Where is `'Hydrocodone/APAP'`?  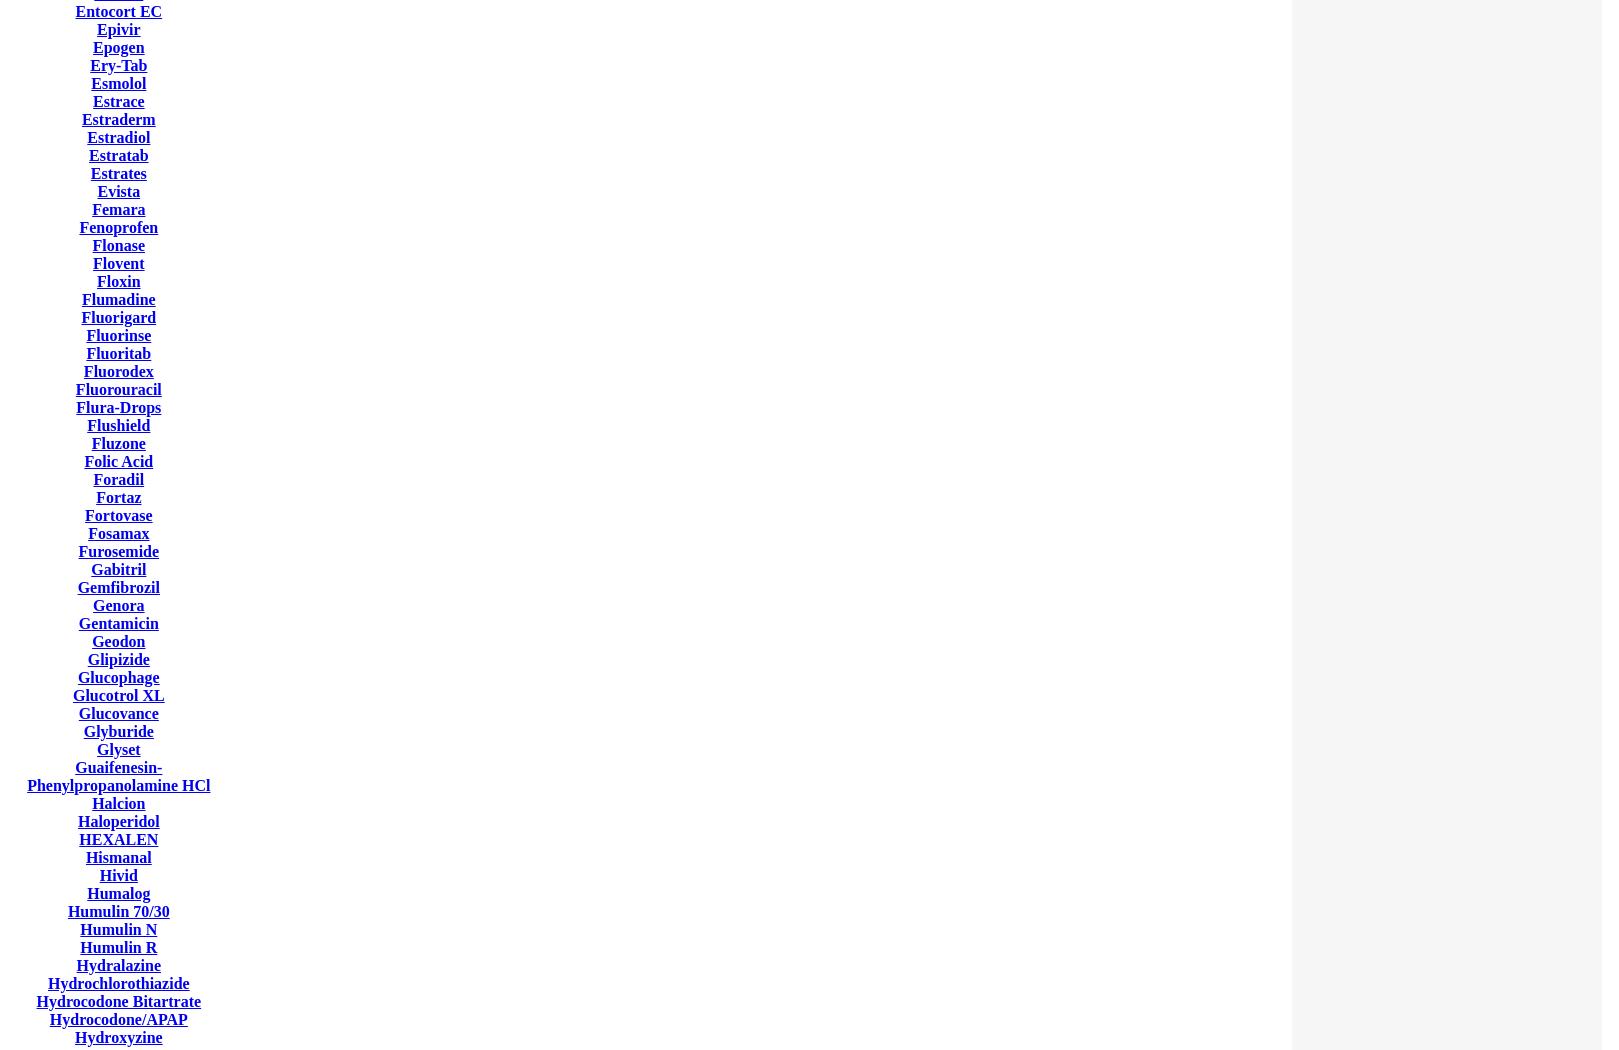 'Hydrocodone/APAP' is located at coordinates (118, 1018).